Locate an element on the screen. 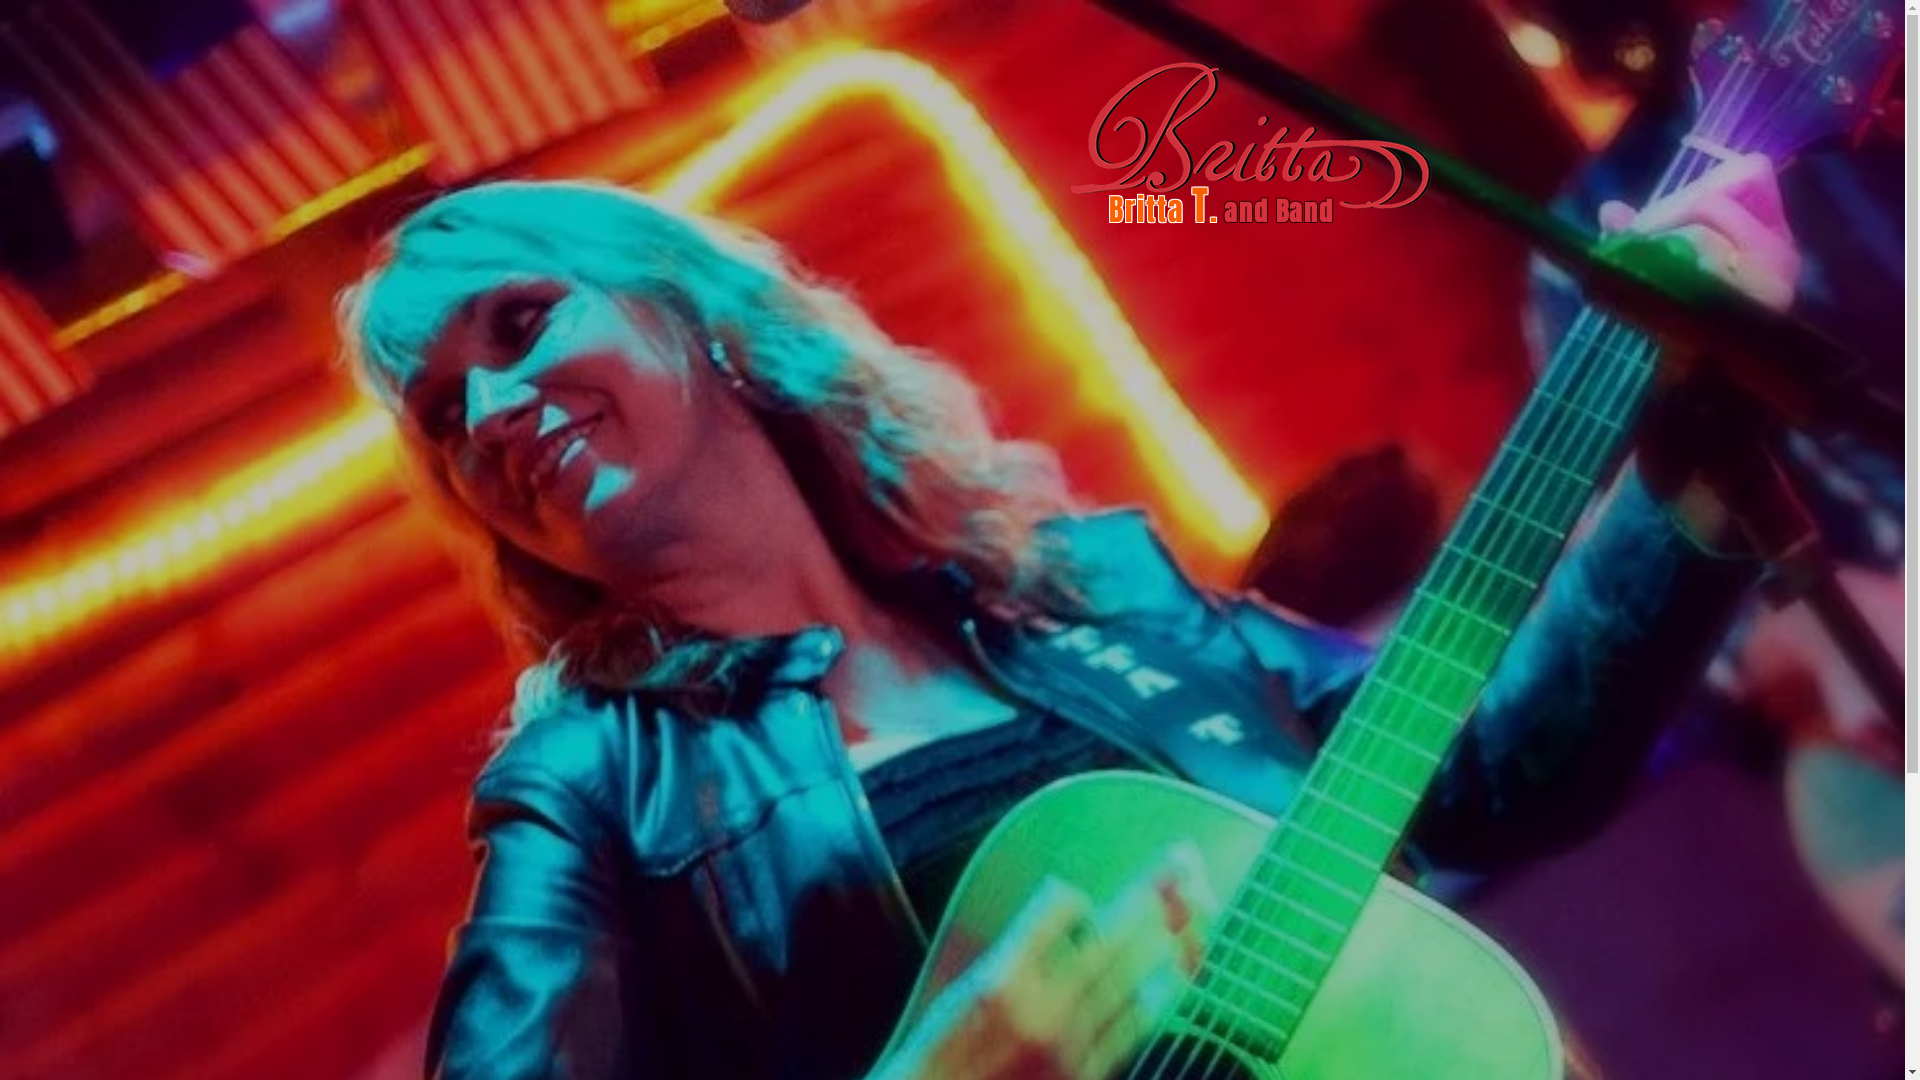 This screenshot has width=1920, height=1080. 'Britta' is located at coordinates (1146, 209).